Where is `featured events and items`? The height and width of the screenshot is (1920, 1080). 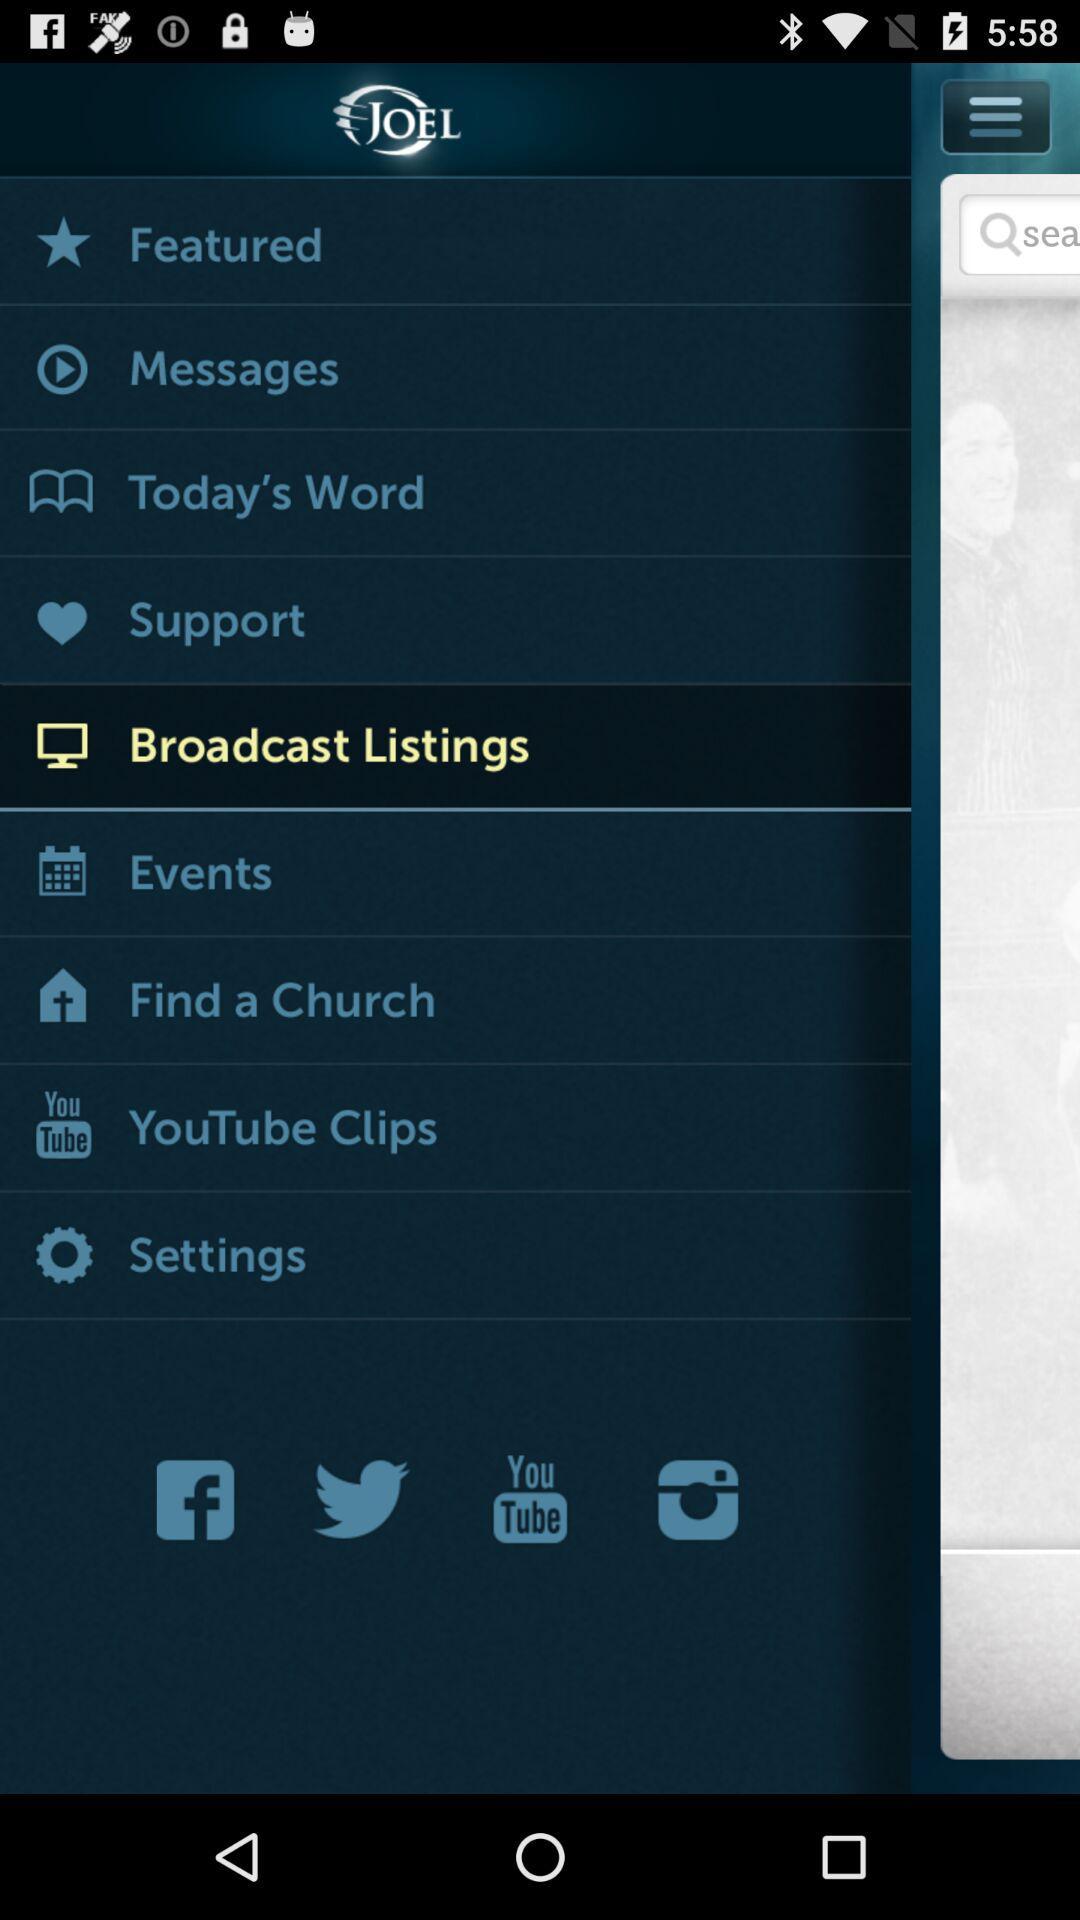
featured events and items is located at coordinates (455, 241).